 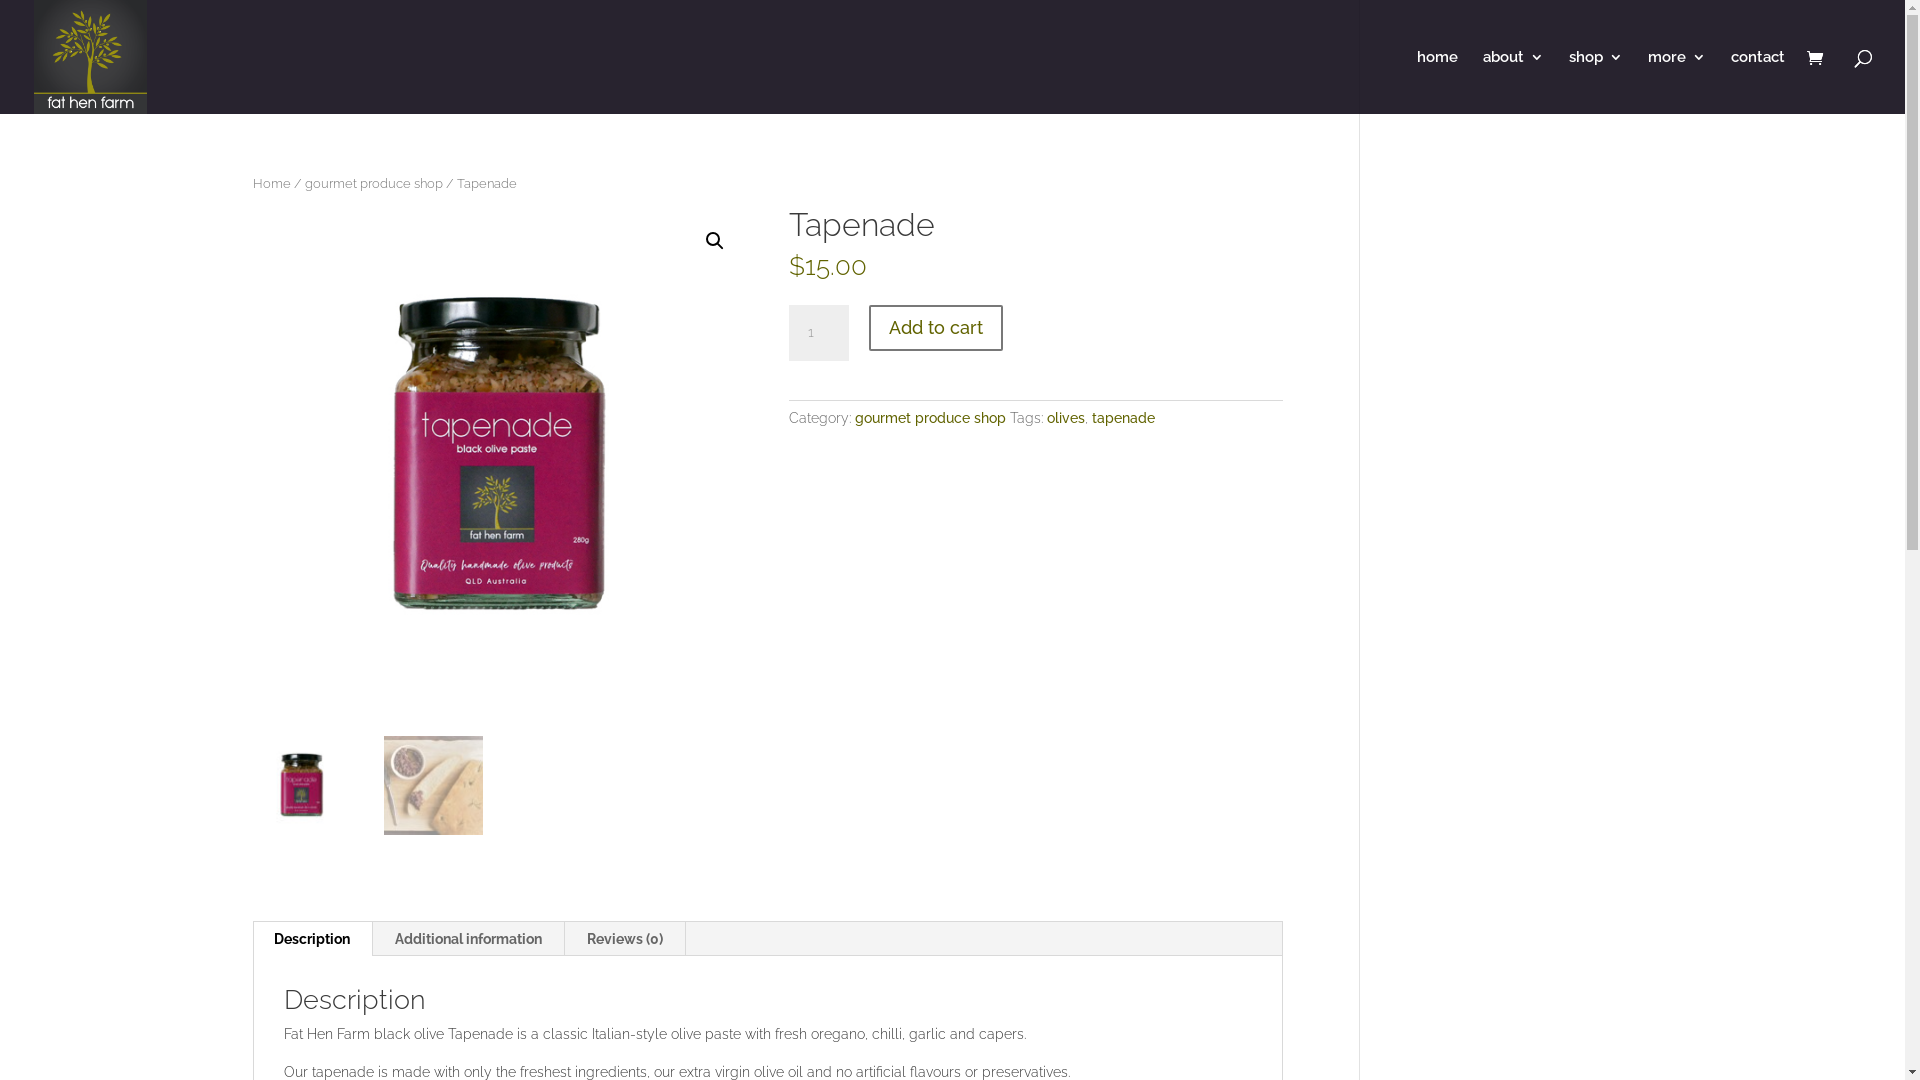 What do you see at coordinates (1756, 80) in the screenshot?
I see `'contact'` at bounding box center [1756, 80].